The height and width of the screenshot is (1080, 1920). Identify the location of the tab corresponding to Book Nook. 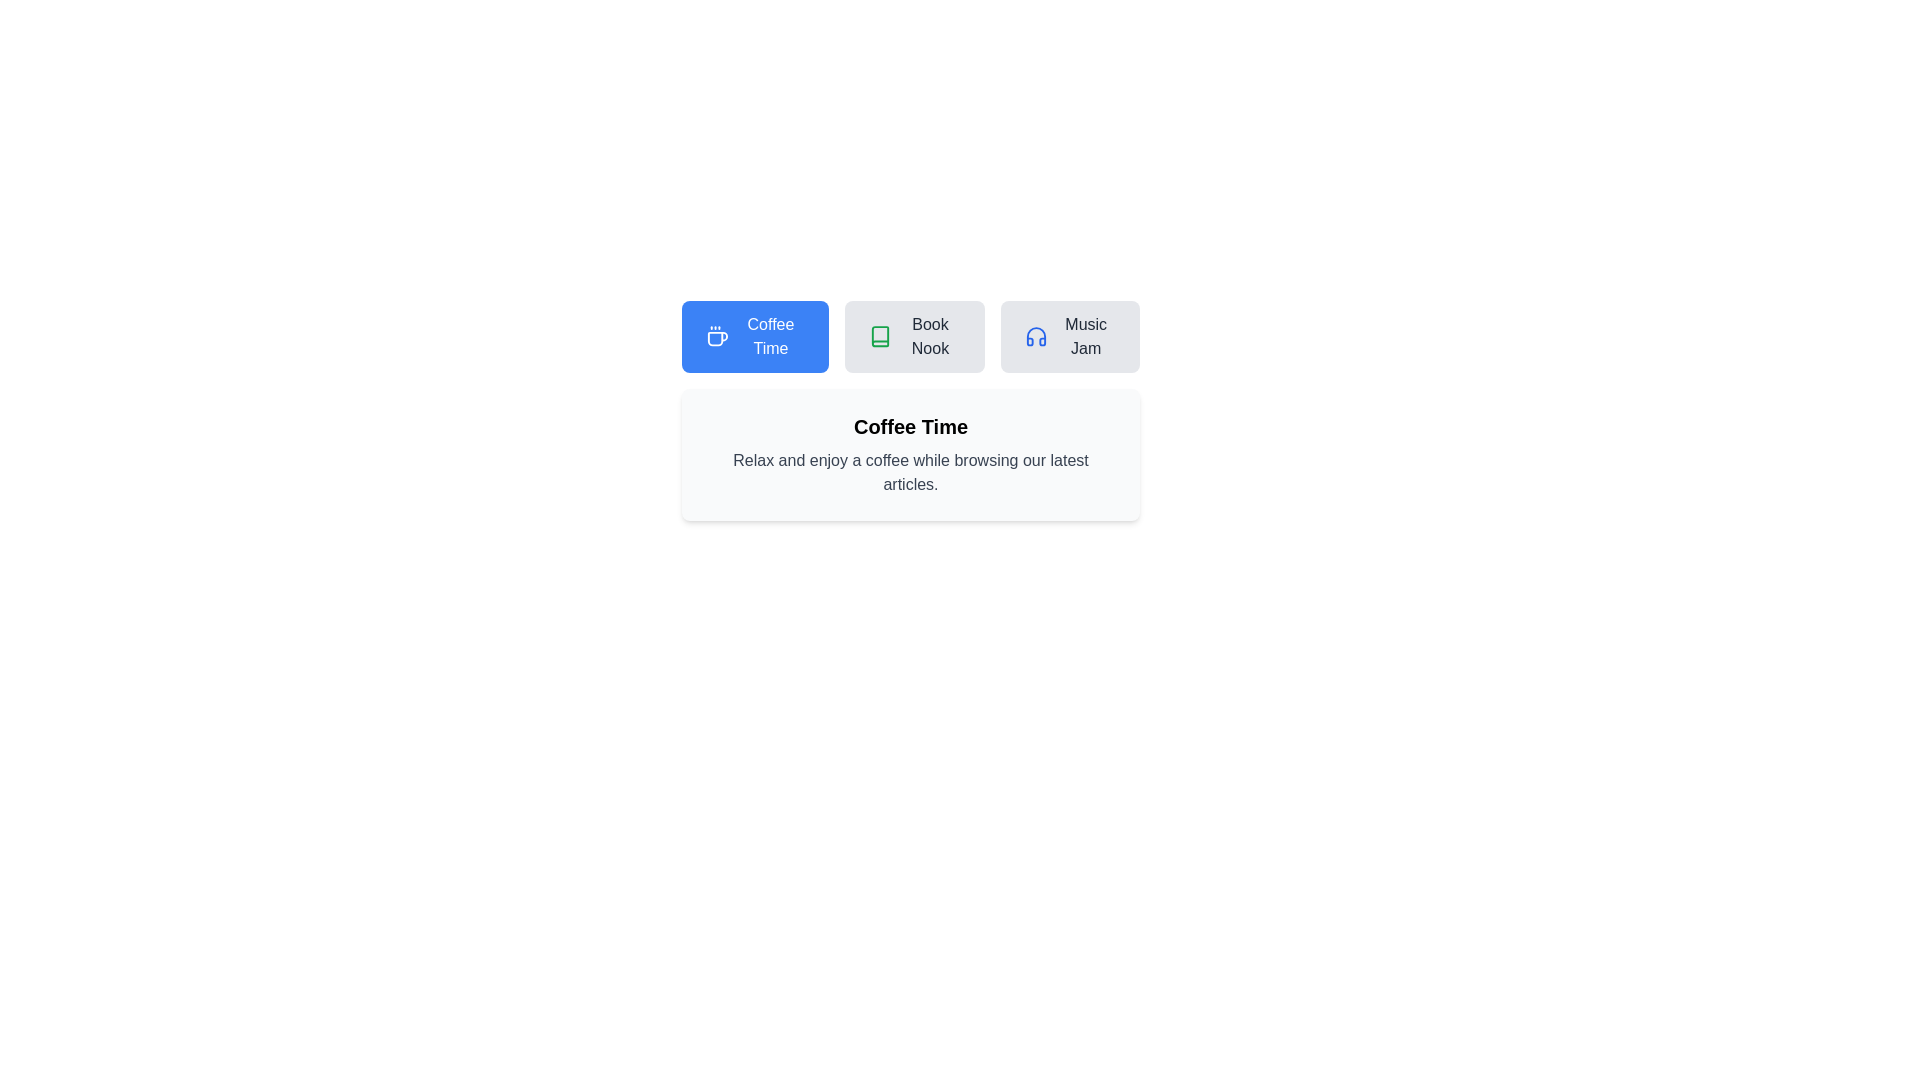
(912, 335).